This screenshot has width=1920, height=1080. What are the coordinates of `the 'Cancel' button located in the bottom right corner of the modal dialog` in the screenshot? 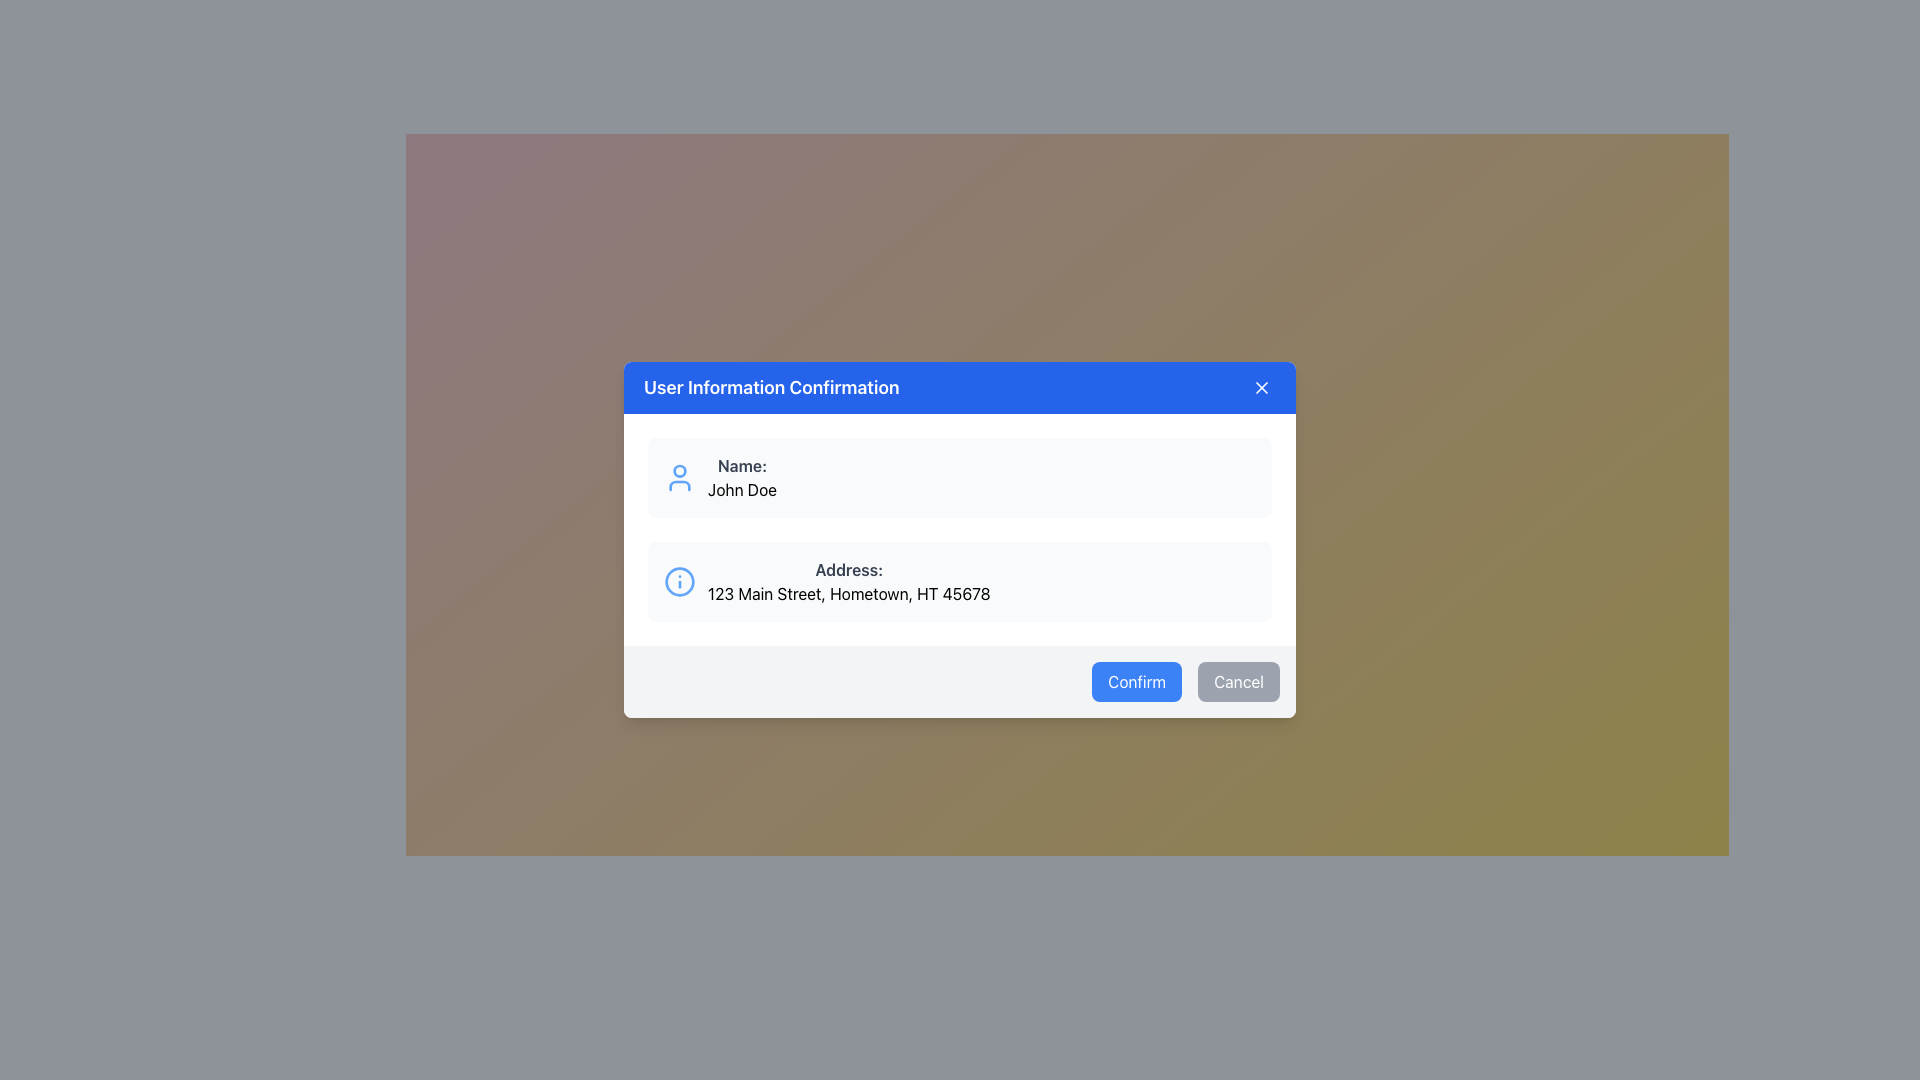 It's located at (1237, 681).